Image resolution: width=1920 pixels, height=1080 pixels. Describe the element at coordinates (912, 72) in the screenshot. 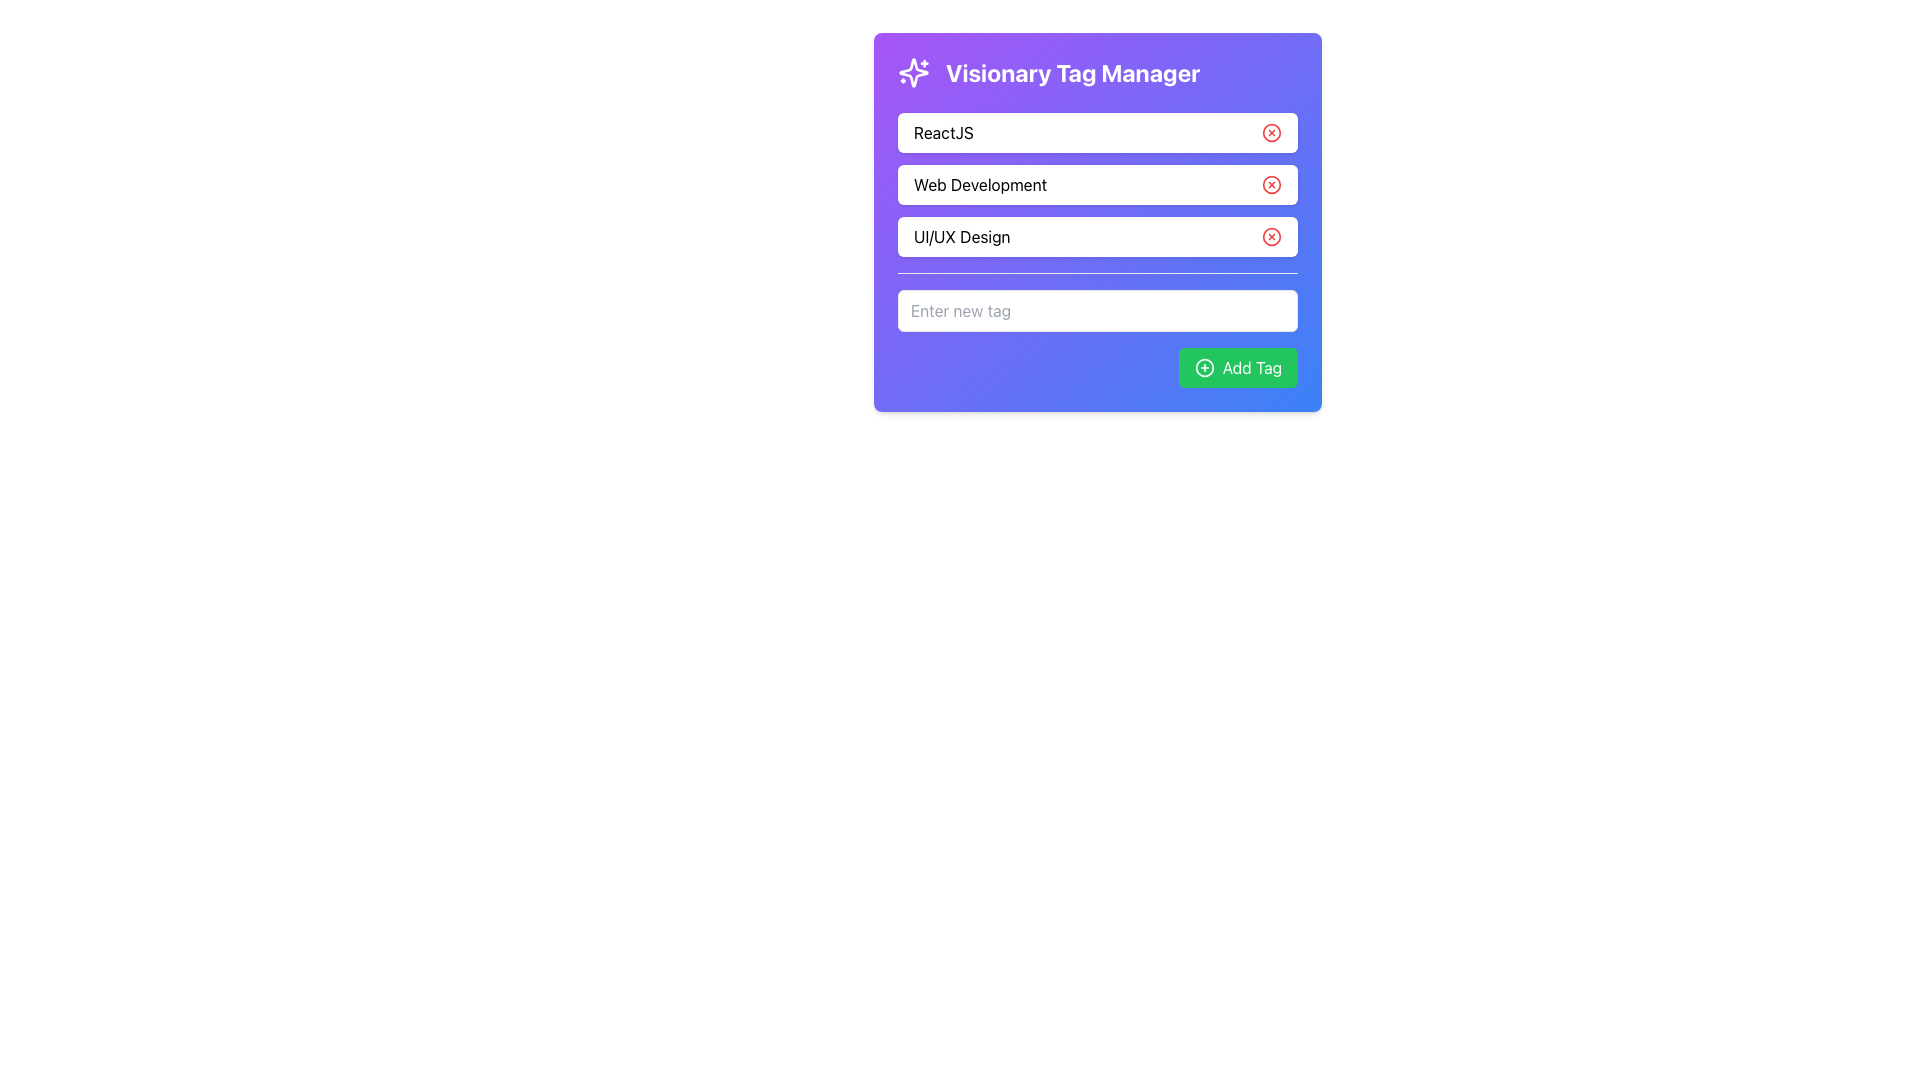

I see `the star-like decorative icon with sharp edges, which is white on a purple background, located at the top-left corner of the 'Visionary Tag Manager' panel` at that location.